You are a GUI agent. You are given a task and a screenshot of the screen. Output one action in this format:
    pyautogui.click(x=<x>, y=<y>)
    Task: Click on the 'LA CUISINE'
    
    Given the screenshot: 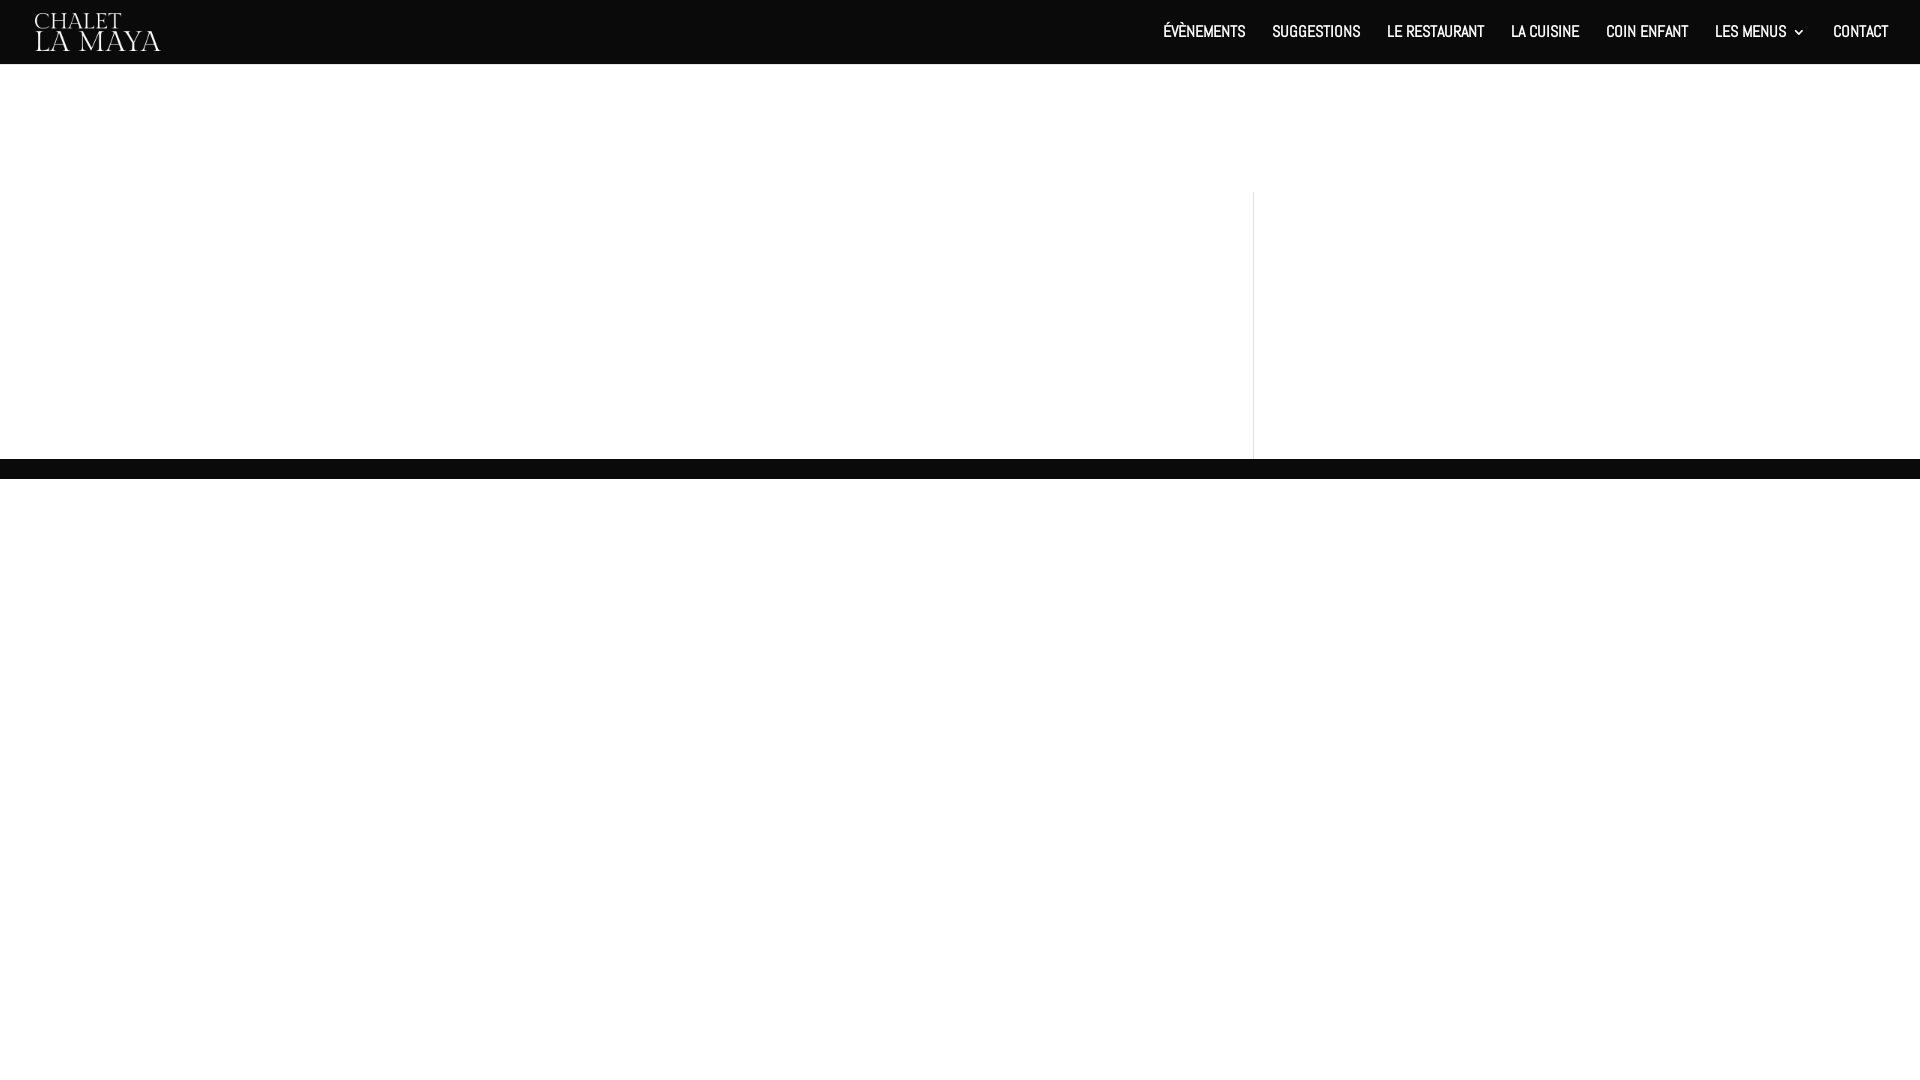 What is the action you would take?
    pyautogui.click(x=1511, y=44)
    